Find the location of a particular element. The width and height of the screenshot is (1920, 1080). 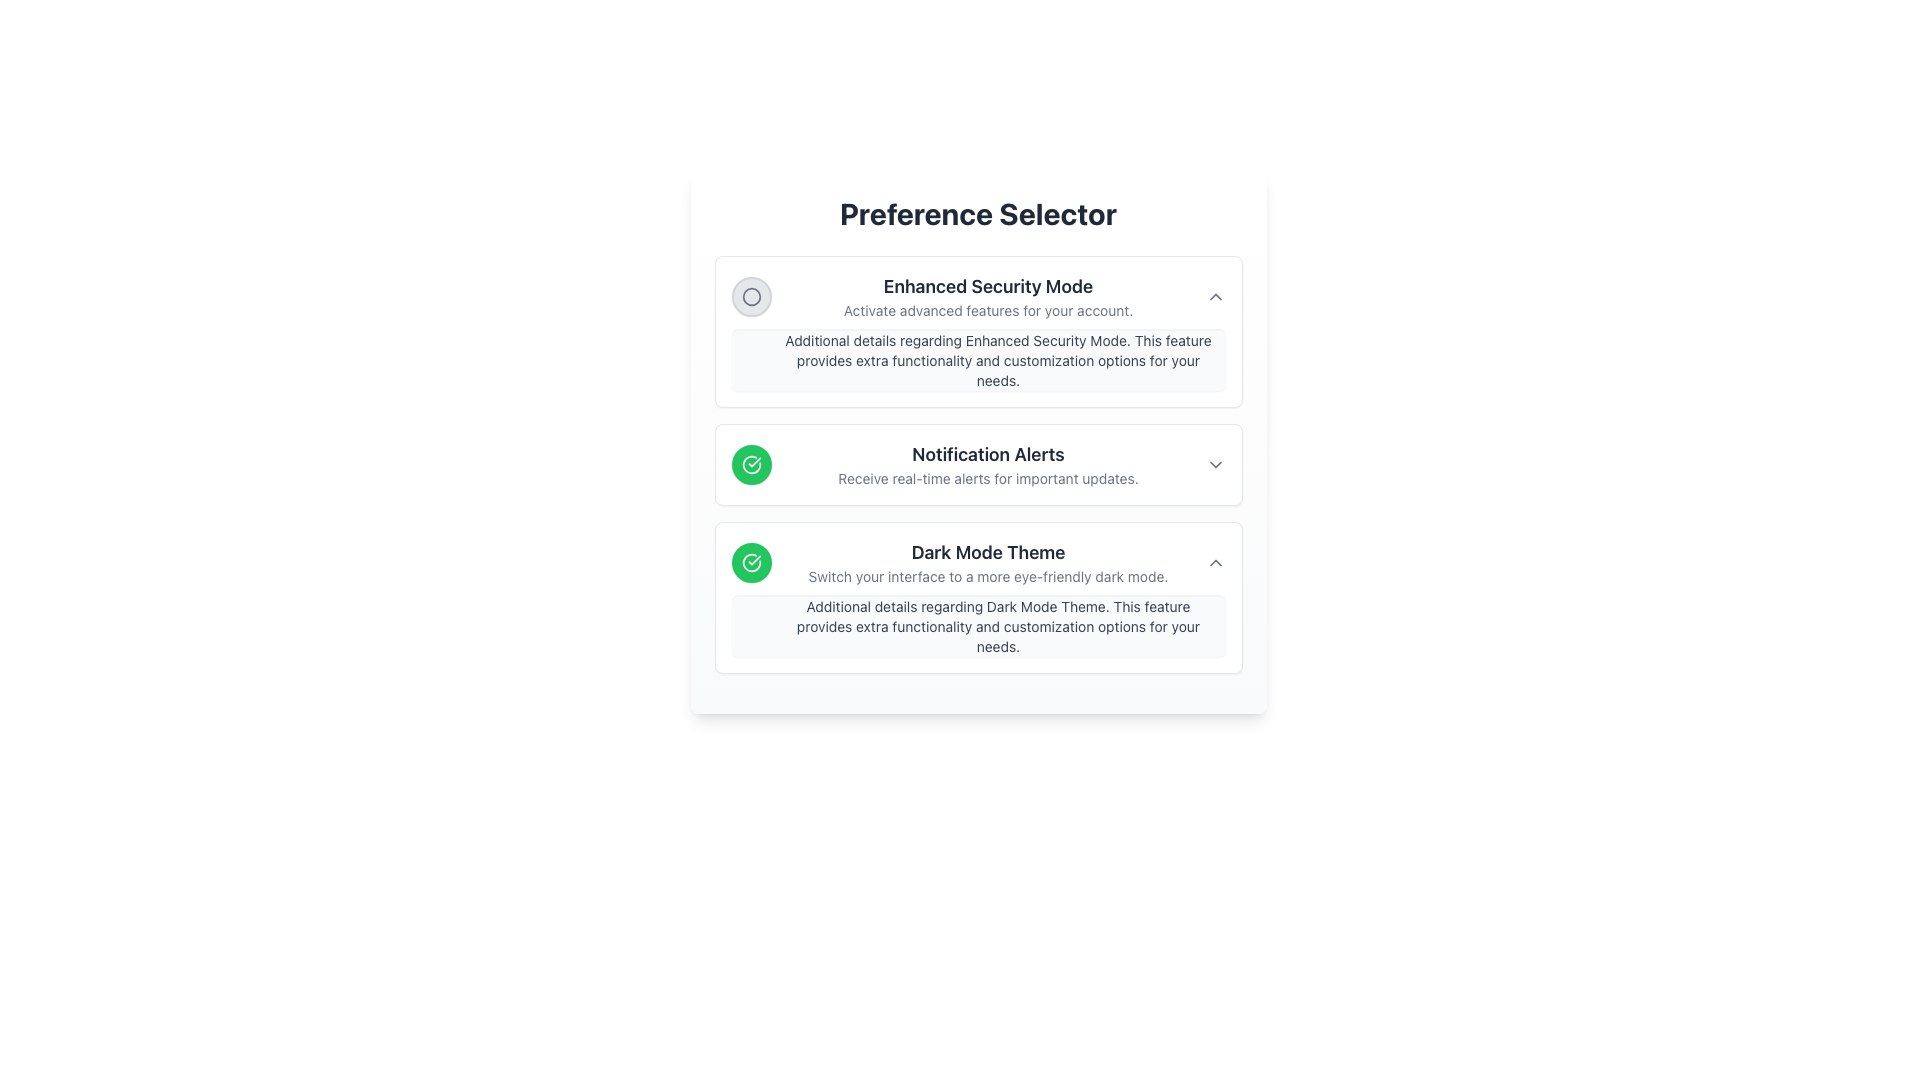

the circular checkmark icon with a green background, indicating success, located in the 'Preference Selector' section under 'Notification Alerts' is located at coordinates (750, 465).